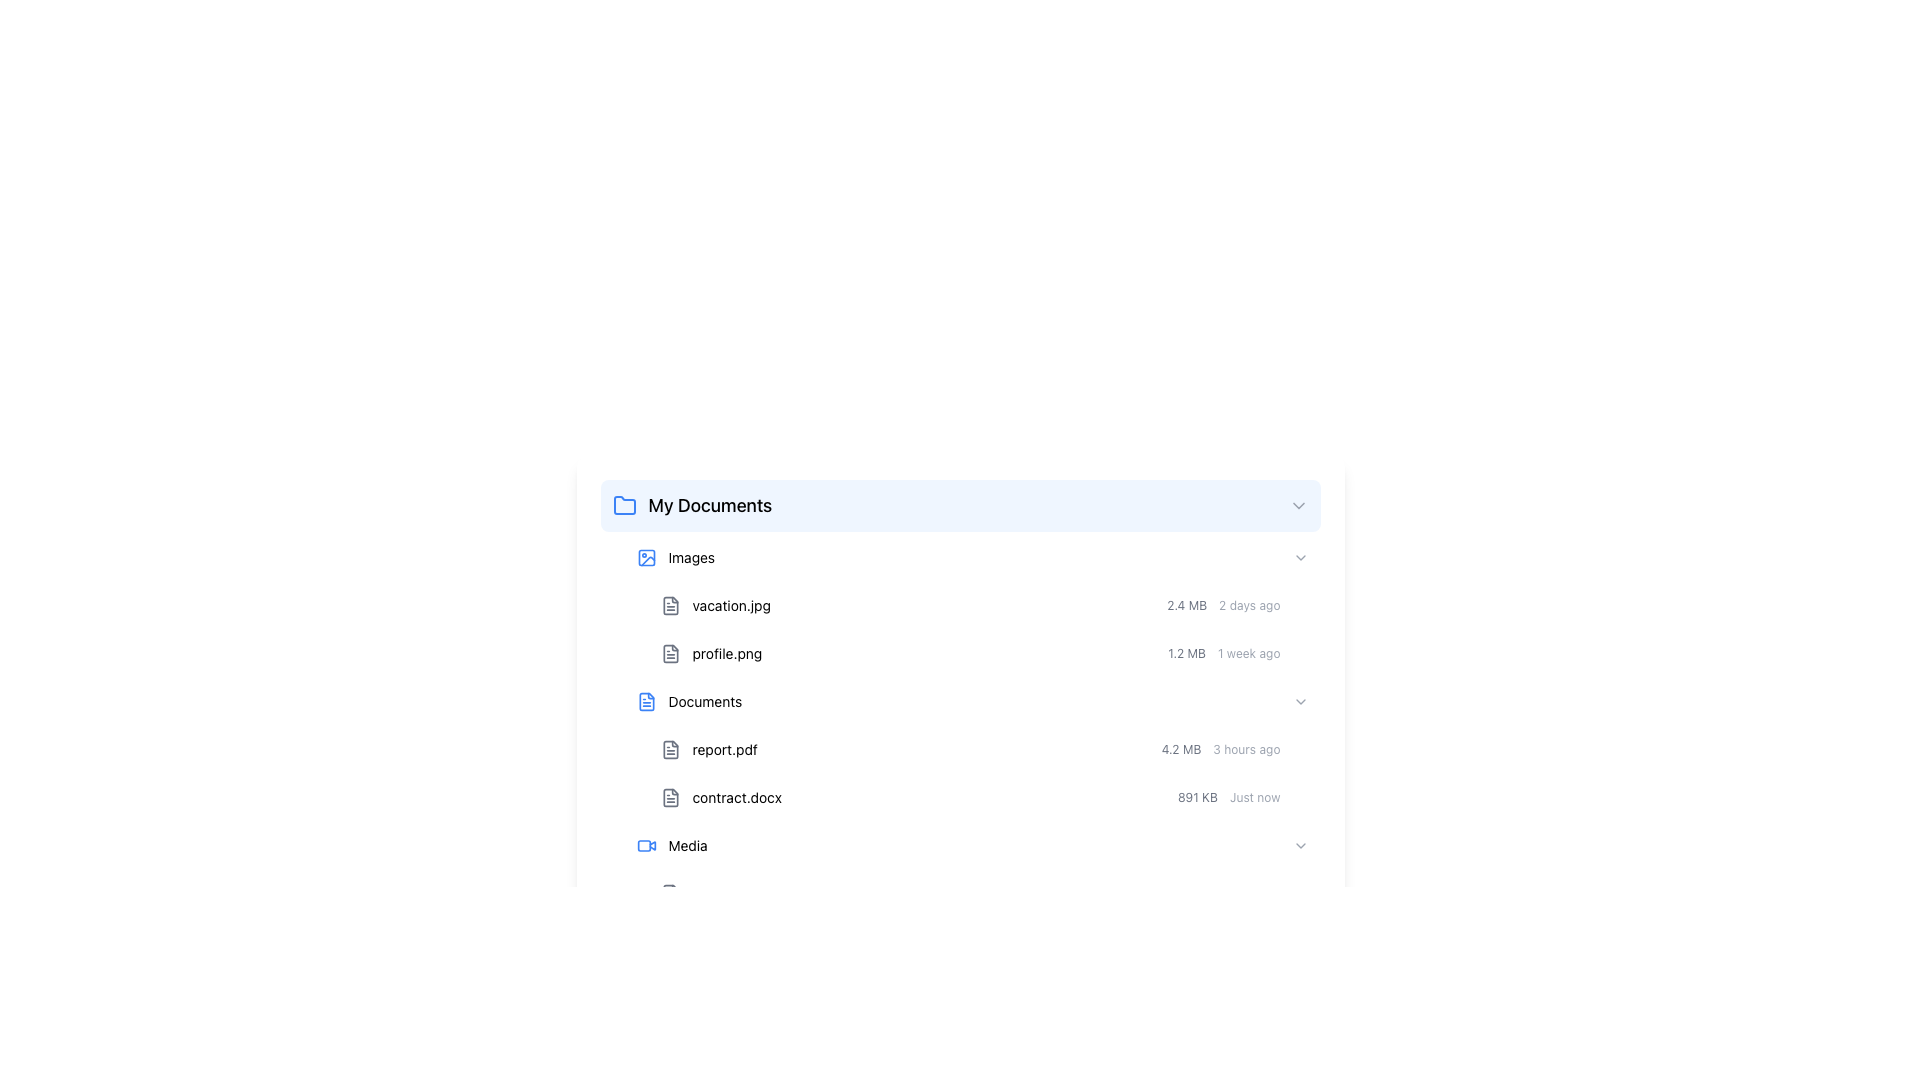 Image resolution: width=1920 pixels, height=1080 pixels. What do you see at coordinates (1248, 604) in the screenshot?
I see `the text label displaying '2 days ago', which is styled in light gray and located to the far-right of the file entry for 'vacation.jpg'` at bounding box center [1248, 604].